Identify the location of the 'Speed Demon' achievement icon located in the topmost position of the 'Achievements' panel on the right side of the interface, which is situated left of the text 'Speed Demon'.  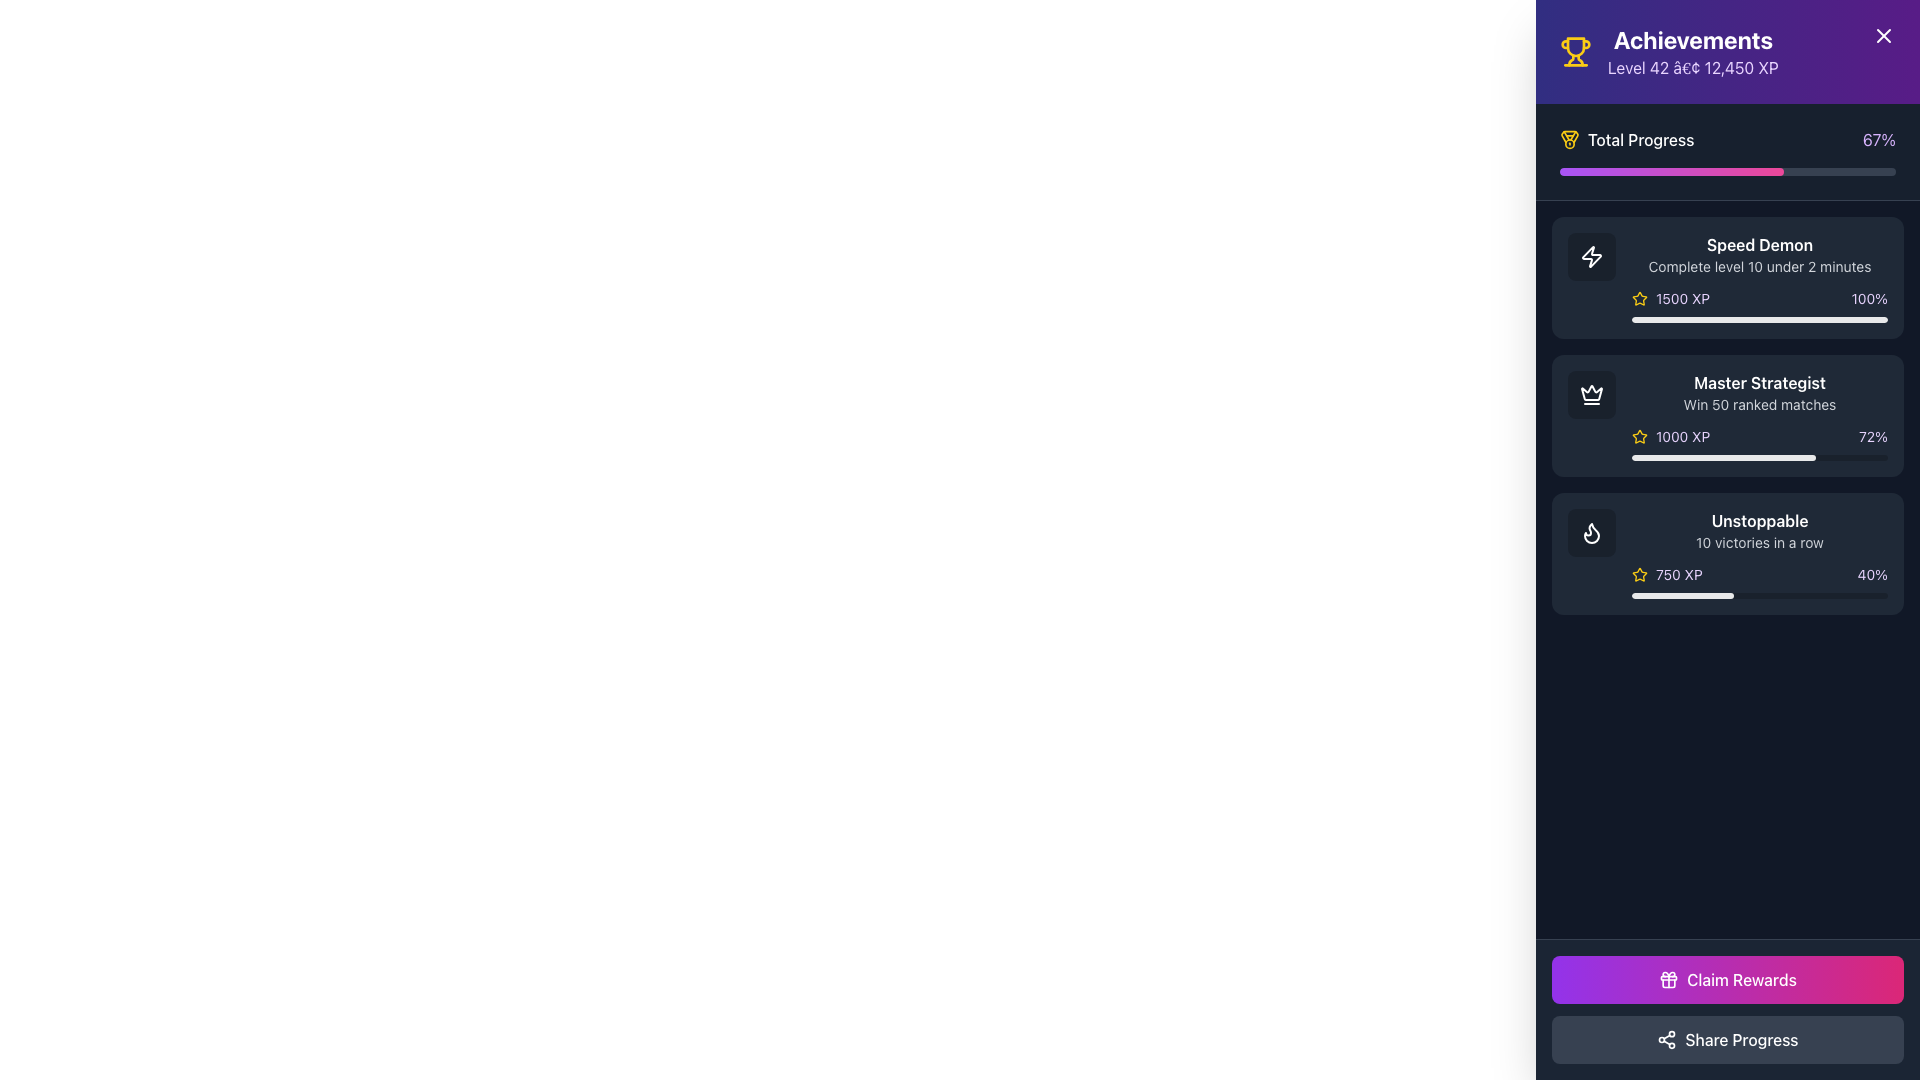
(1591, 256).